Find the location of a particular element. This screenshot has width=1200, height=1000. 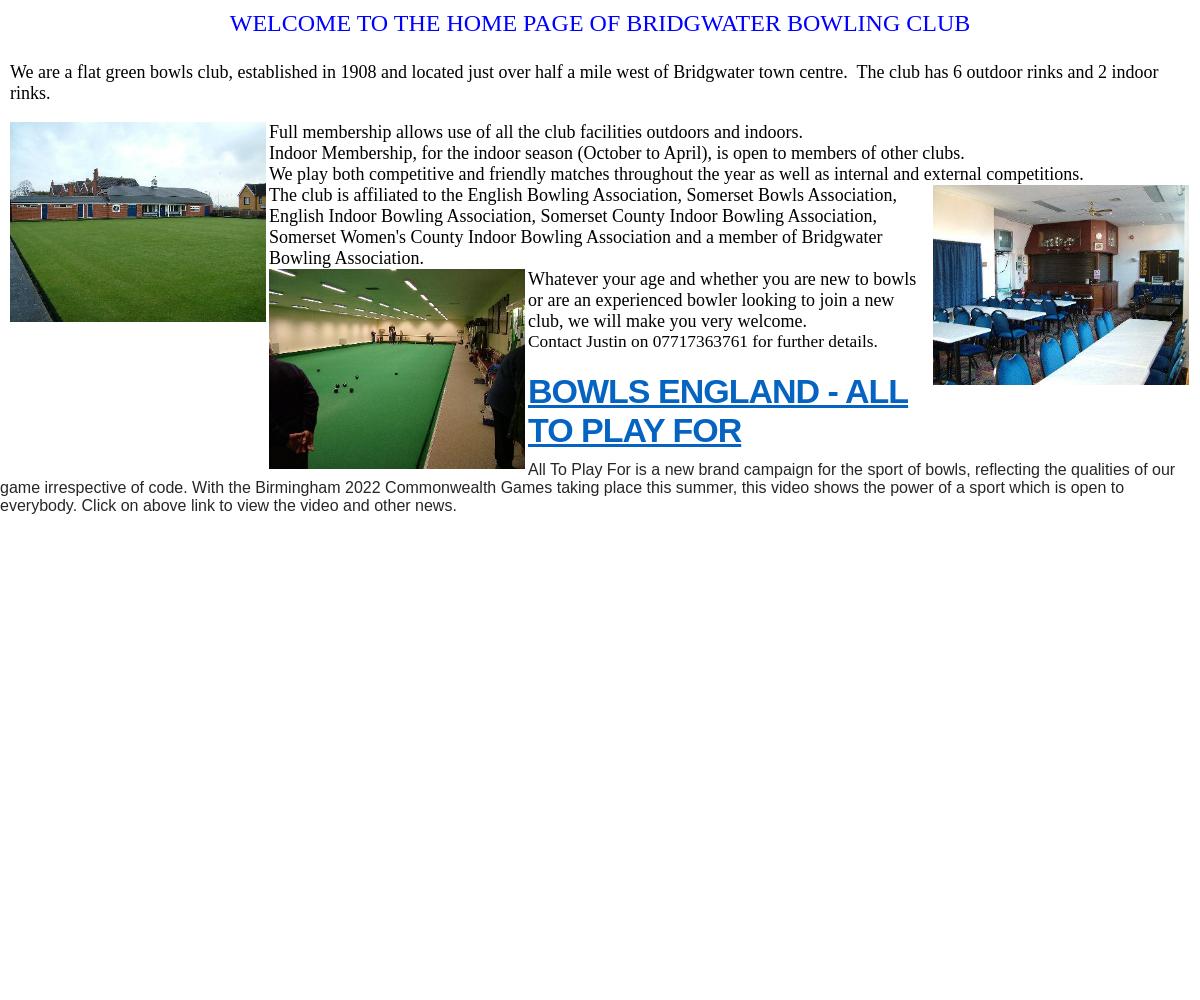

'Contact Justin on 07717363761 for further details.' is located at coordinates (702, 340).